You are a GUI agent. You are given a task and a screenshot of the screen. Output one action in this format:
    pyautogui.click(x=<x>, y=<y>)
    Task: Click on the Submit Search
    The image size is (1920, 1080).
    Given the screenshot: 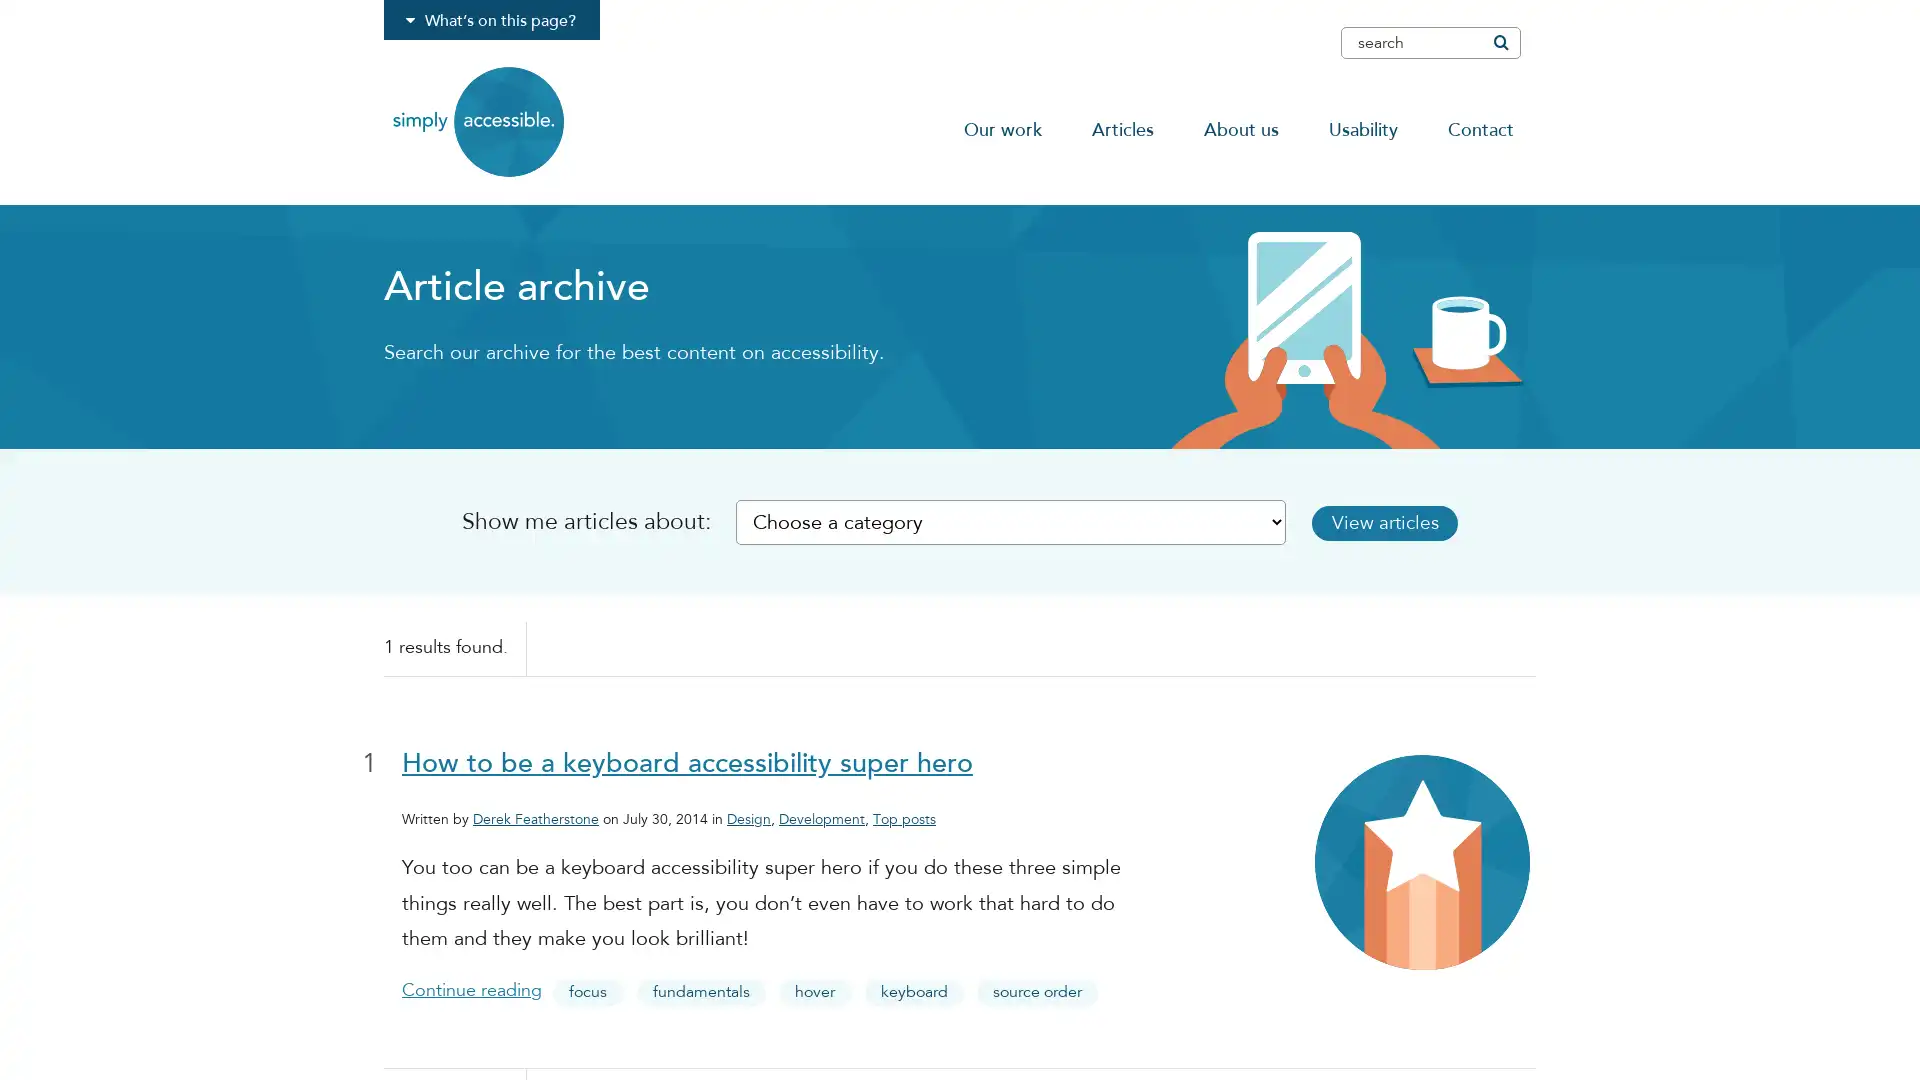 What is the action you would take?
    pyautogui.click(x=1499, y=42)
    